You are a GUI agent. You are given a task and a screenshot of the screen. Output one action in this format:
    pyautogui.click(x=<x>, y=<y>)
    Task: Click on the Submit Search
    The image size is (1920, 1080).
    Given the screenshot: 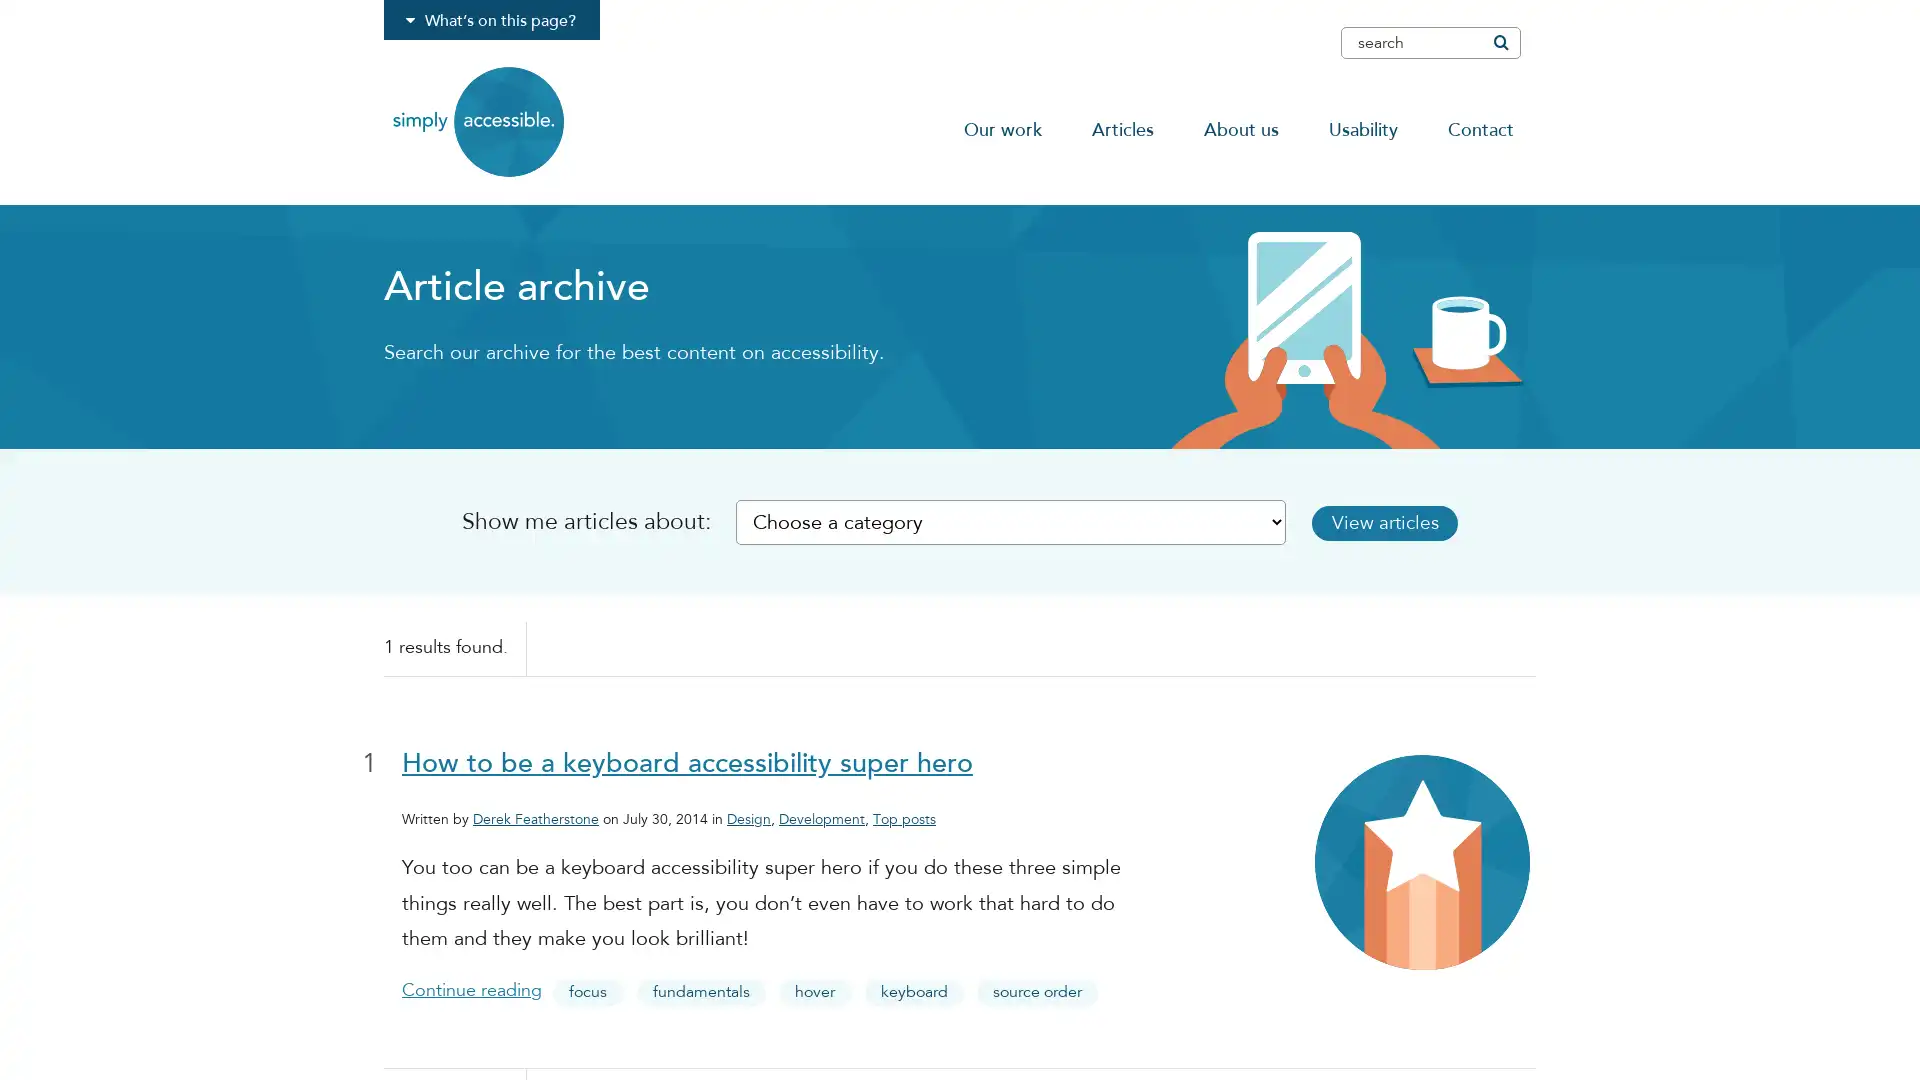 What is the action you would take?
    pyautogui.click(x=1499, y=42)
    